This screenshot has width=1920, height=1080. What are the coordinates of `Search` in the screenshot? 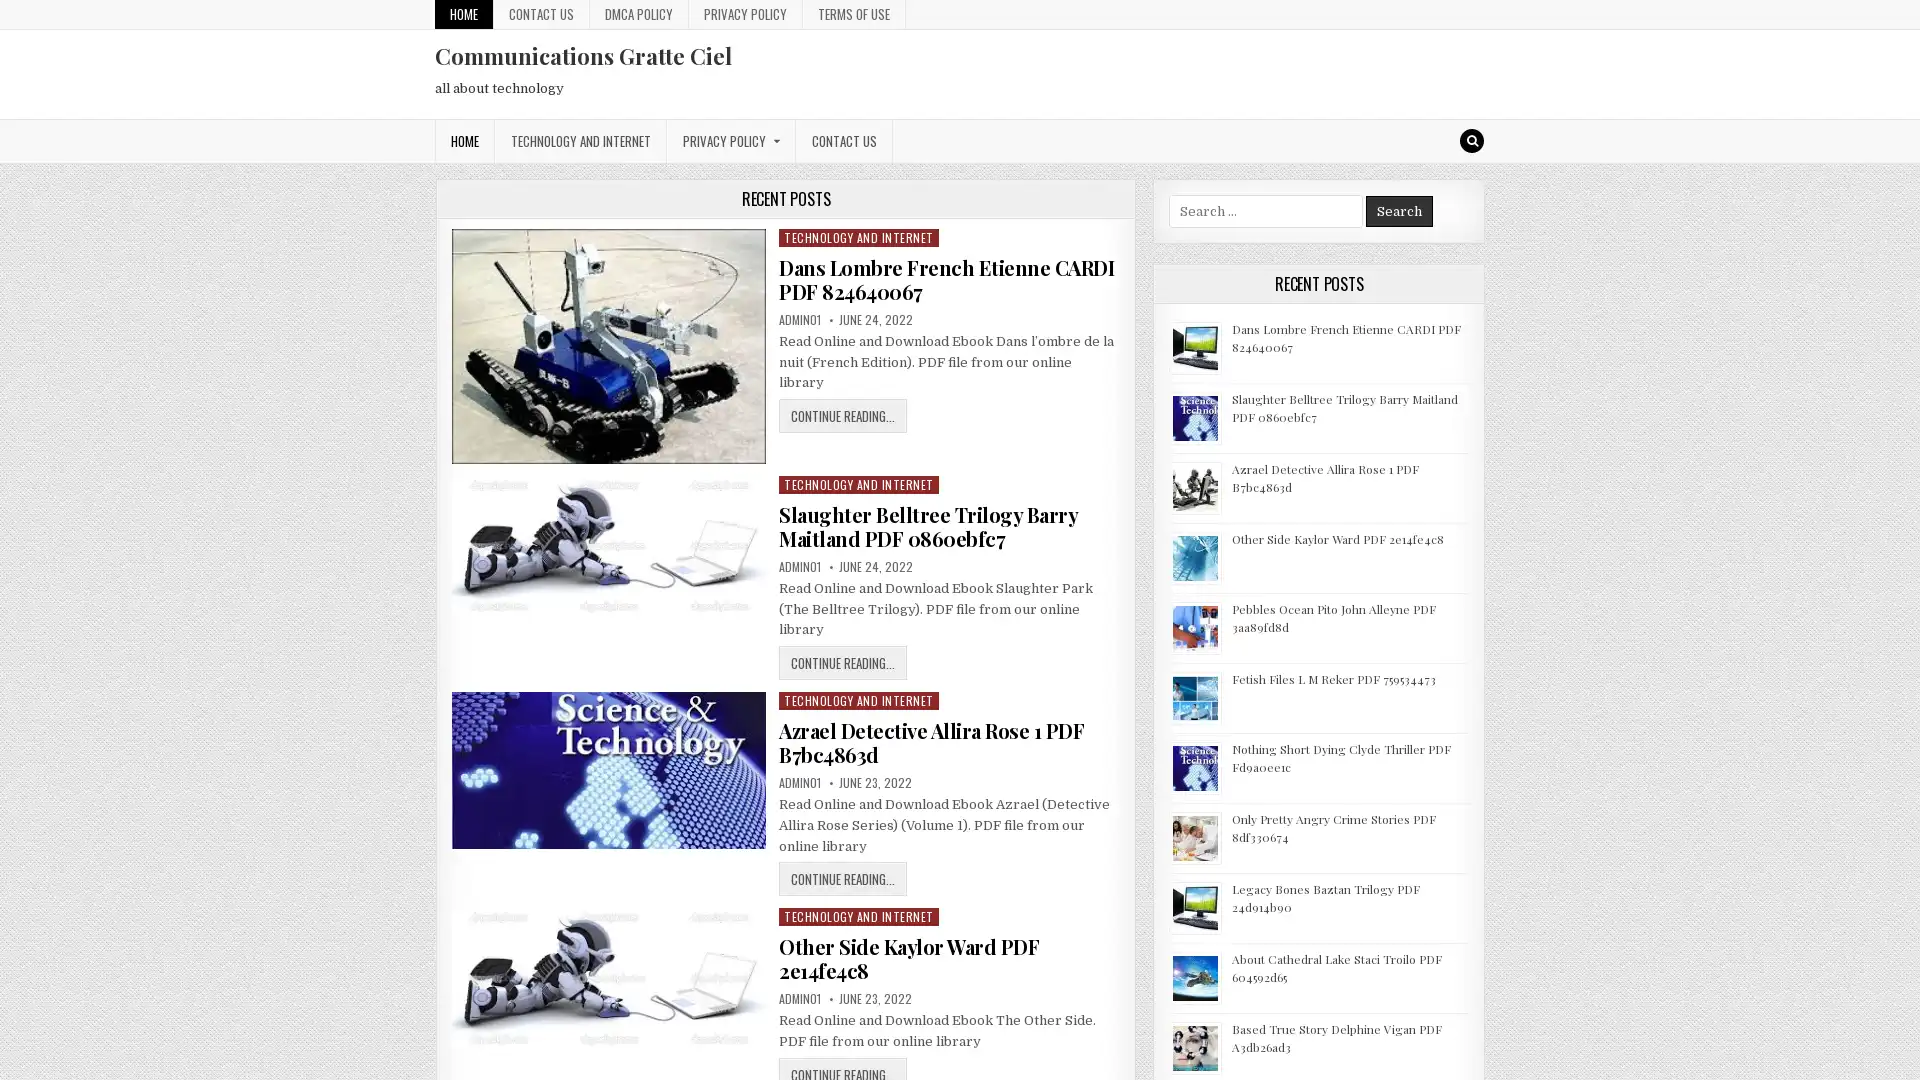 It's located at (1398, 211).